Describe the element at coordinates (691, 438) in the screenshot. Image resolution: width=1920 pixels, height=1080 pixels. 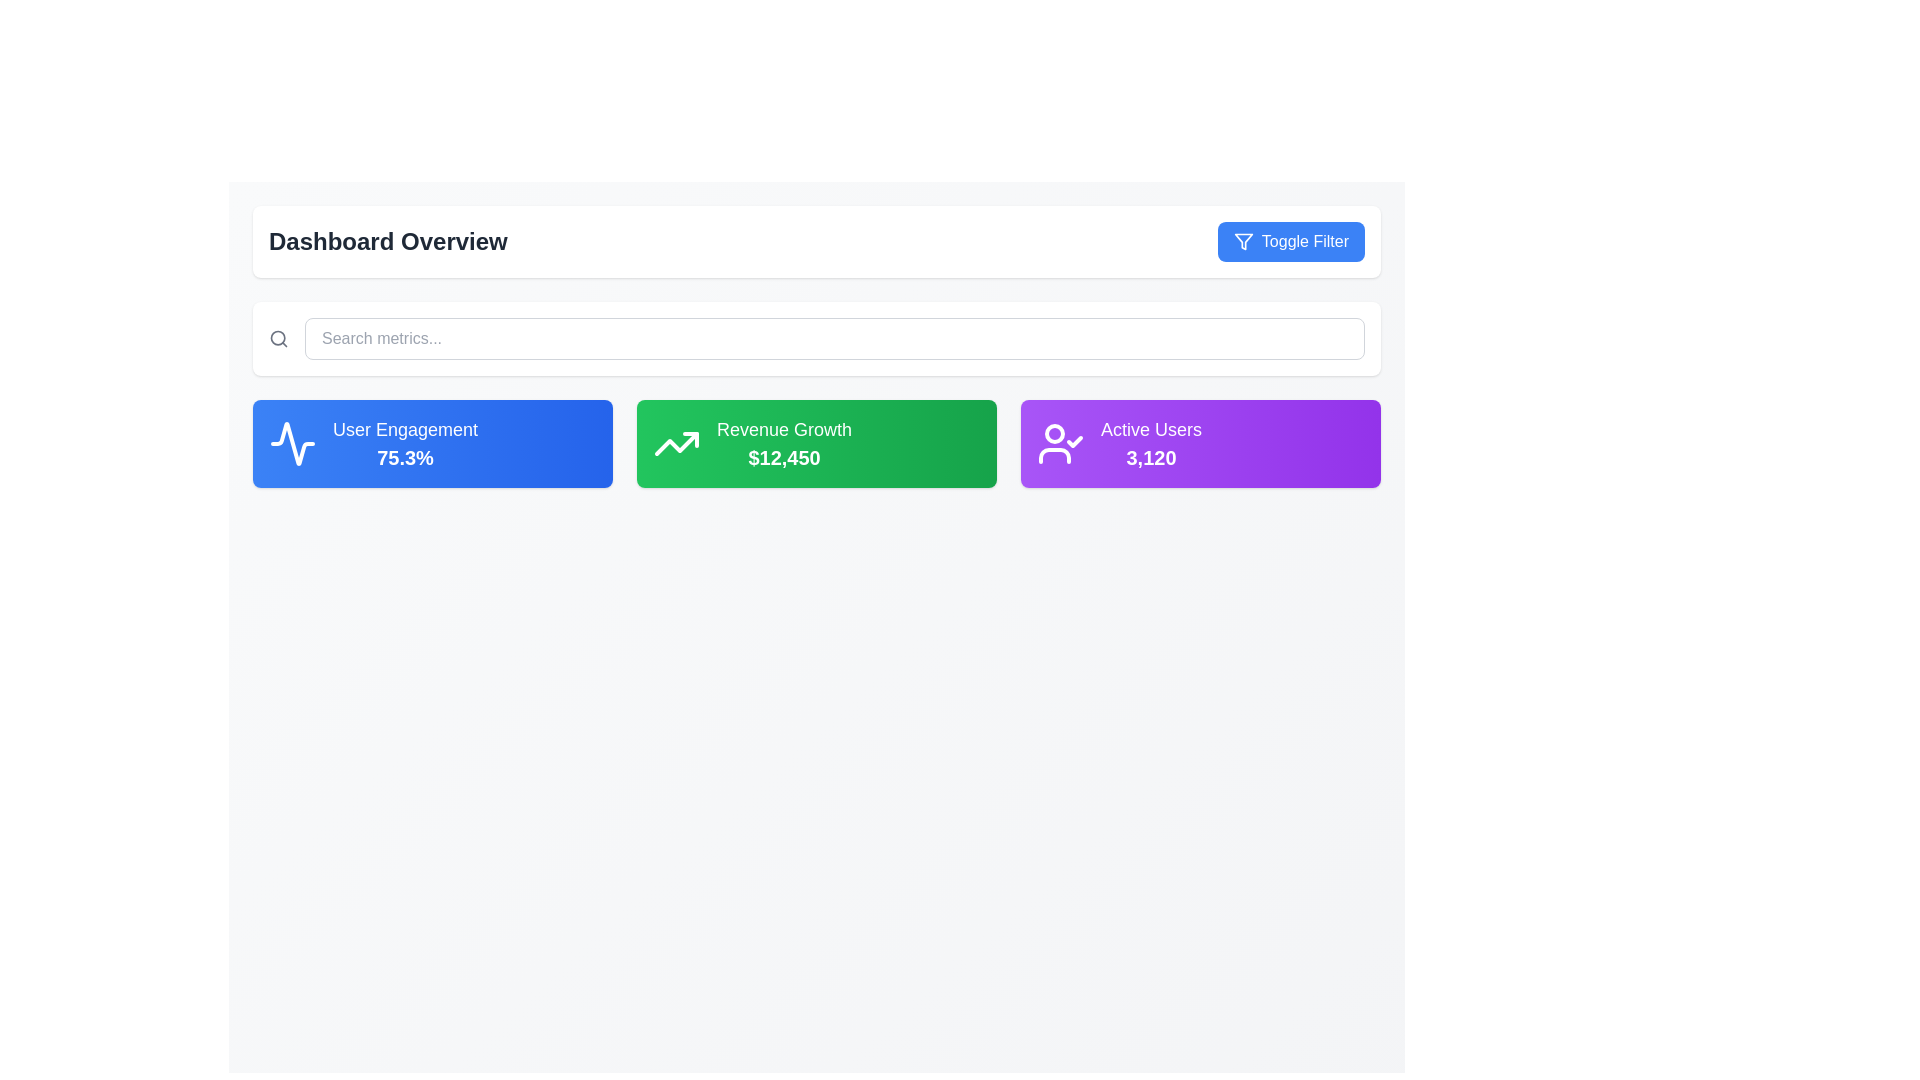
I see `the graphic element within the green tile labeled 'Revenue Growth', which serves as a visual cue for upward growth, located near its top-right section` at that location.